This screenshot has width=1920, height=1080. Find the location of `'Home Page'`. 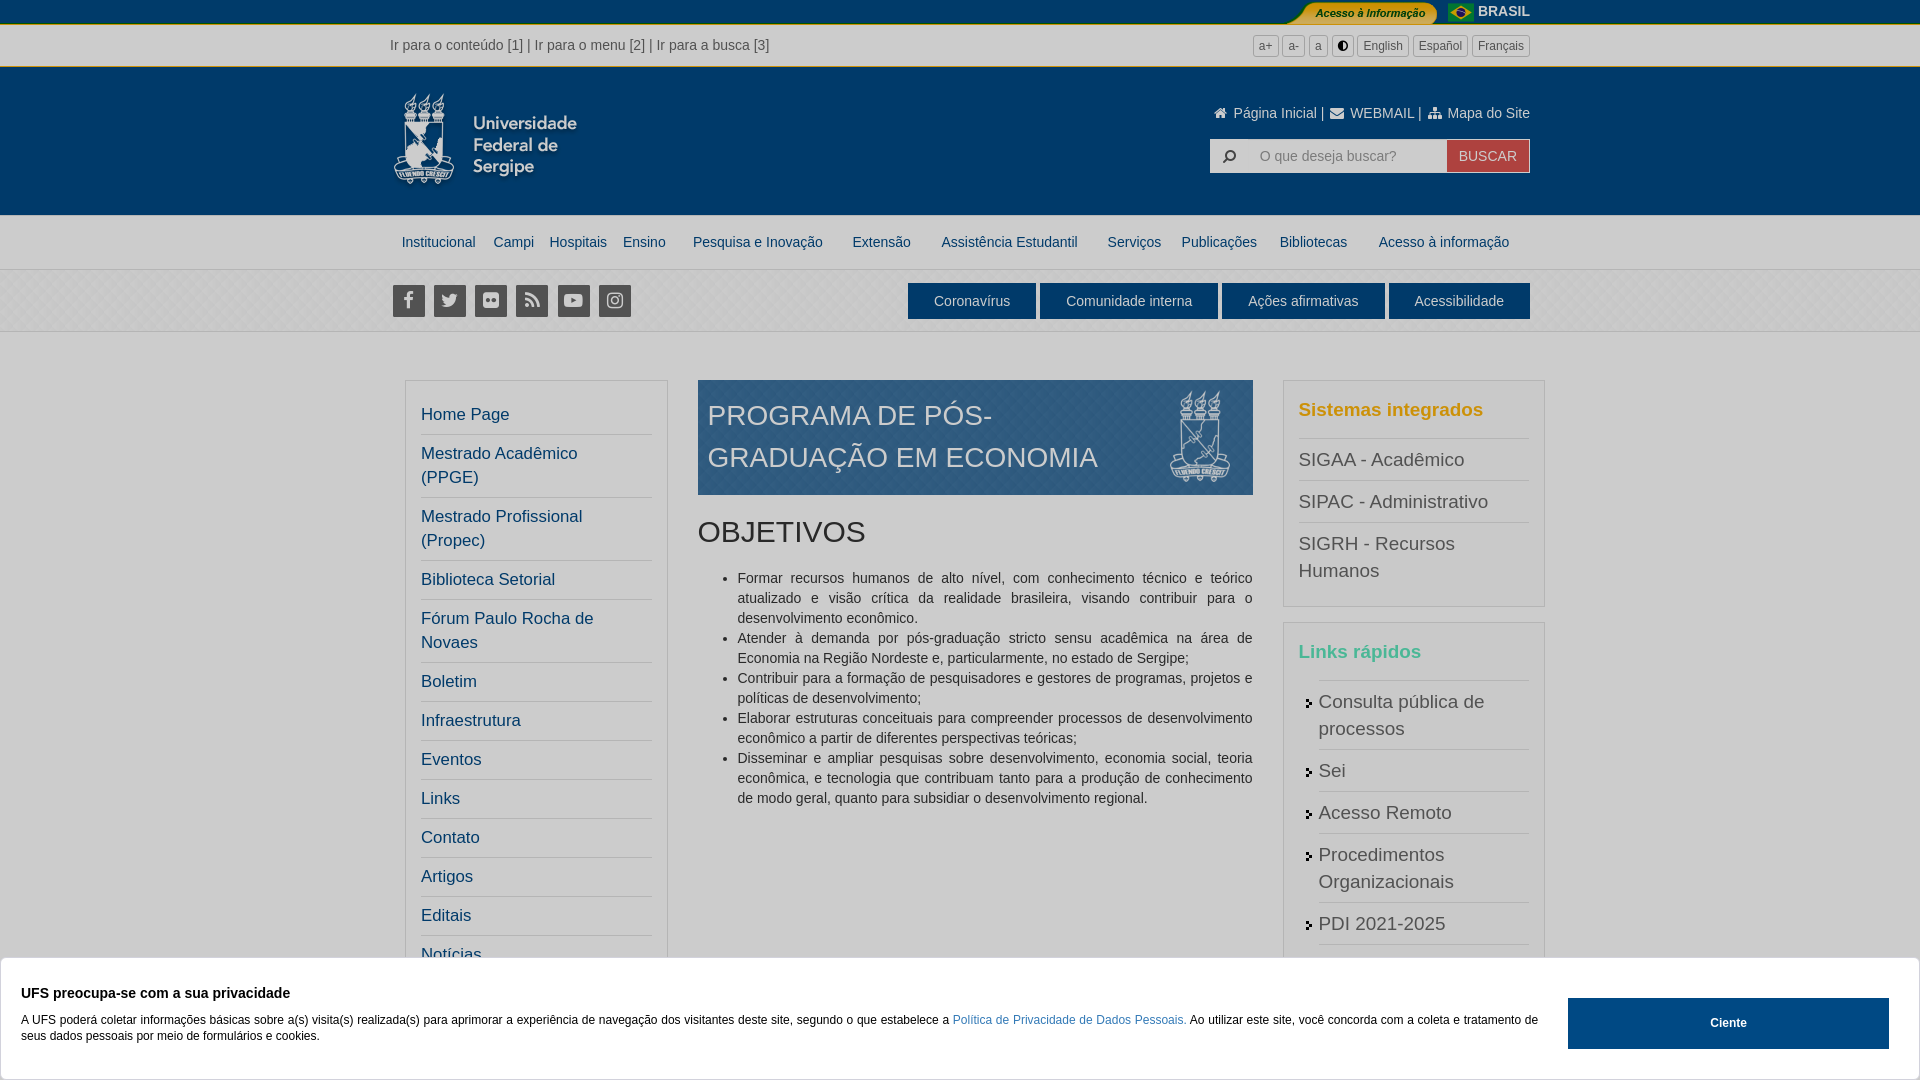

'Home Page' is located at coordinates (420, 414).